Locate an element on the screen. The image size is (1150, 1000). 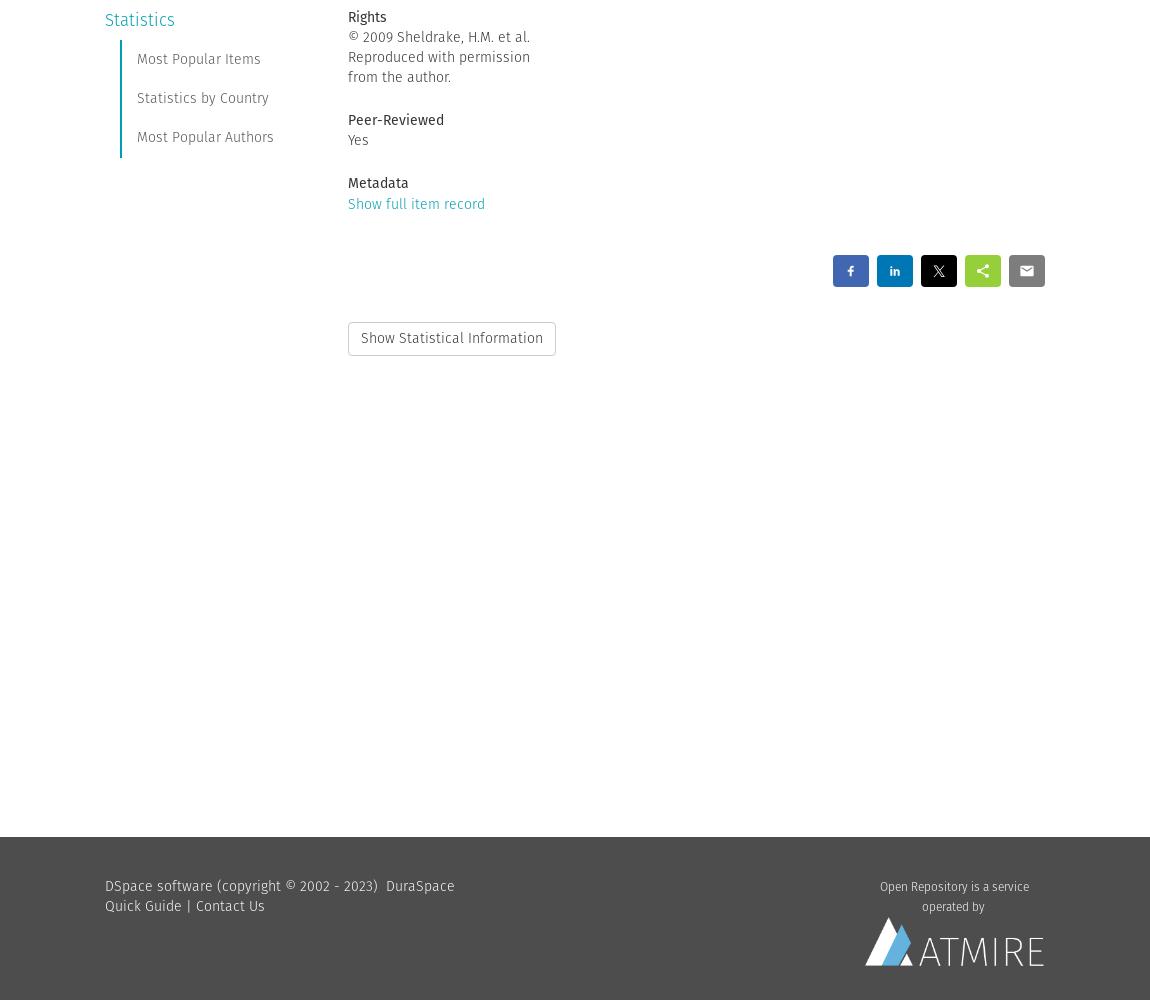
'|' is located at coordinates (187, 905).